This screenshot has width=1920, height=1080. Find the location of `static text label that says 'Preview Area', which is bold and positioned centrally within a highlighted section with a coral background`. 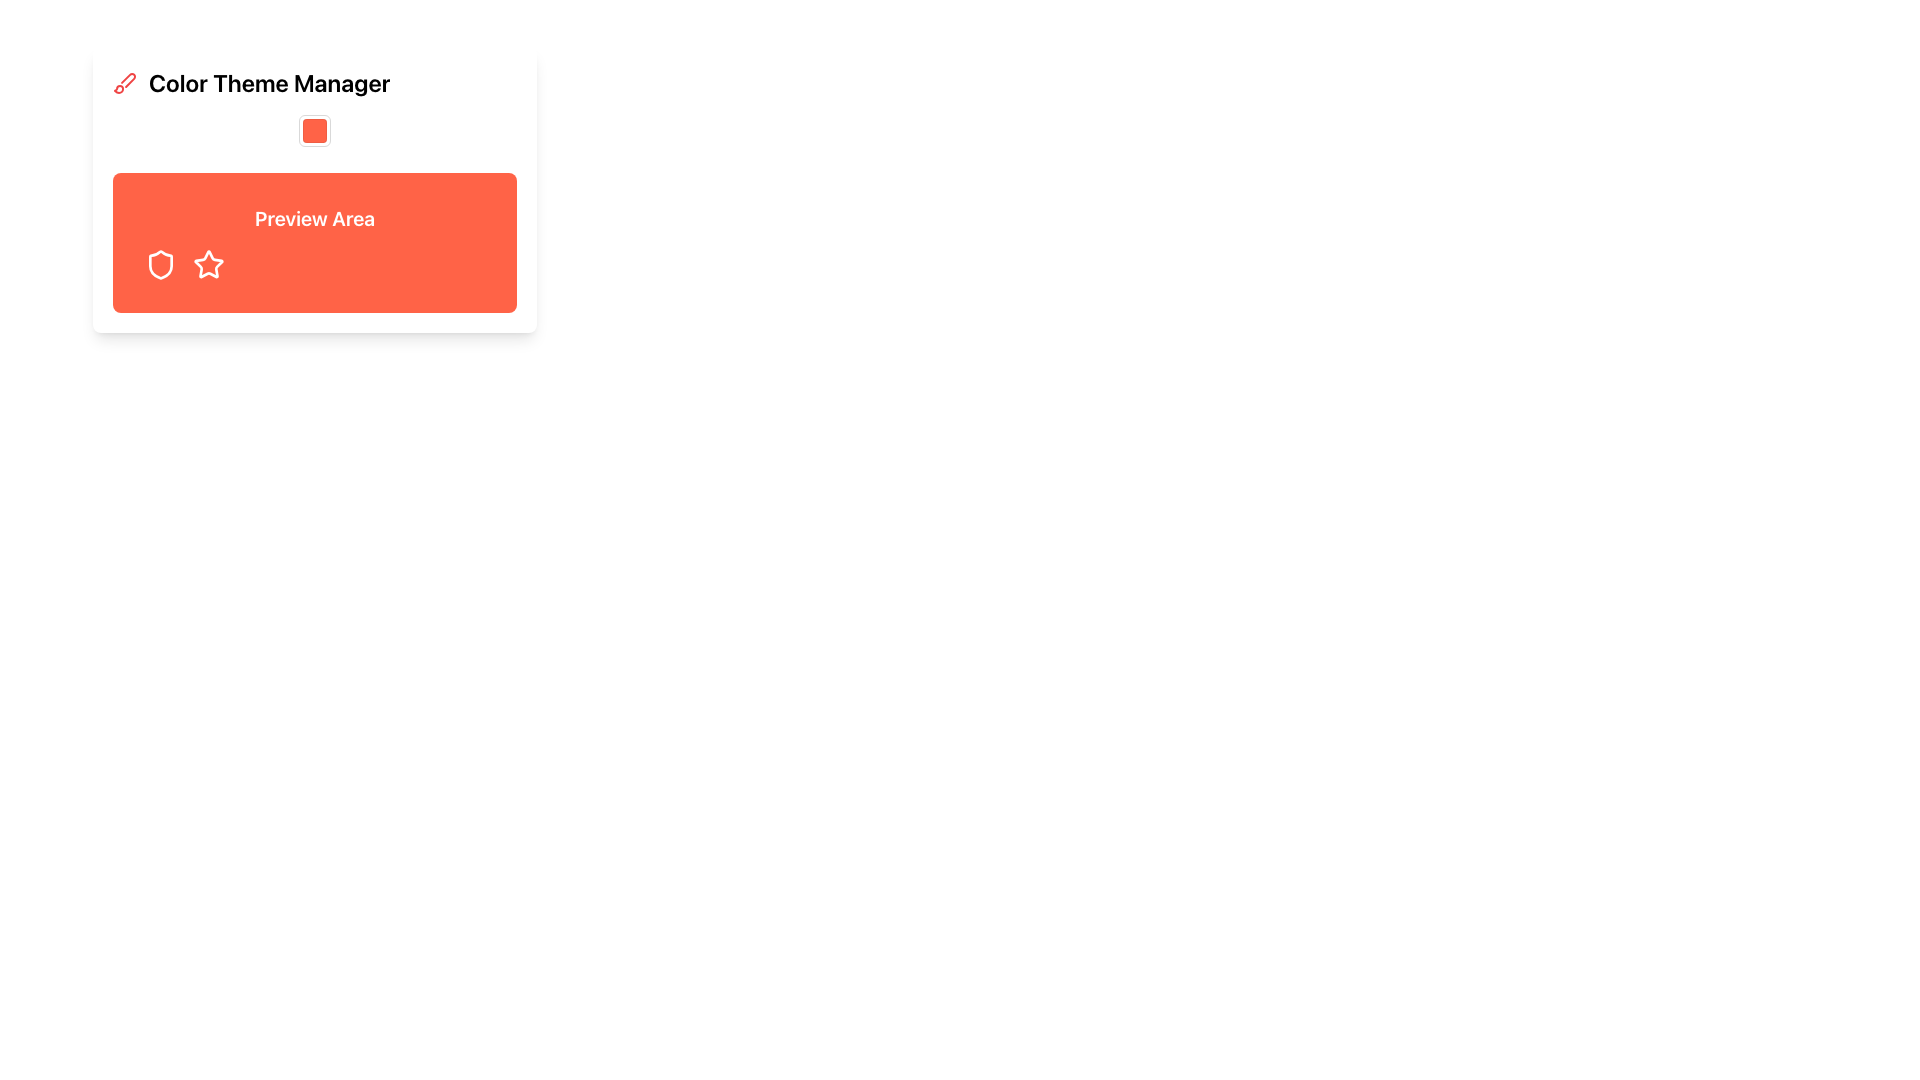

static text label that says 'Preview Area', which is bold and positioned centrally within a highlighted section with a coral background is located at coordinates (314, 219).